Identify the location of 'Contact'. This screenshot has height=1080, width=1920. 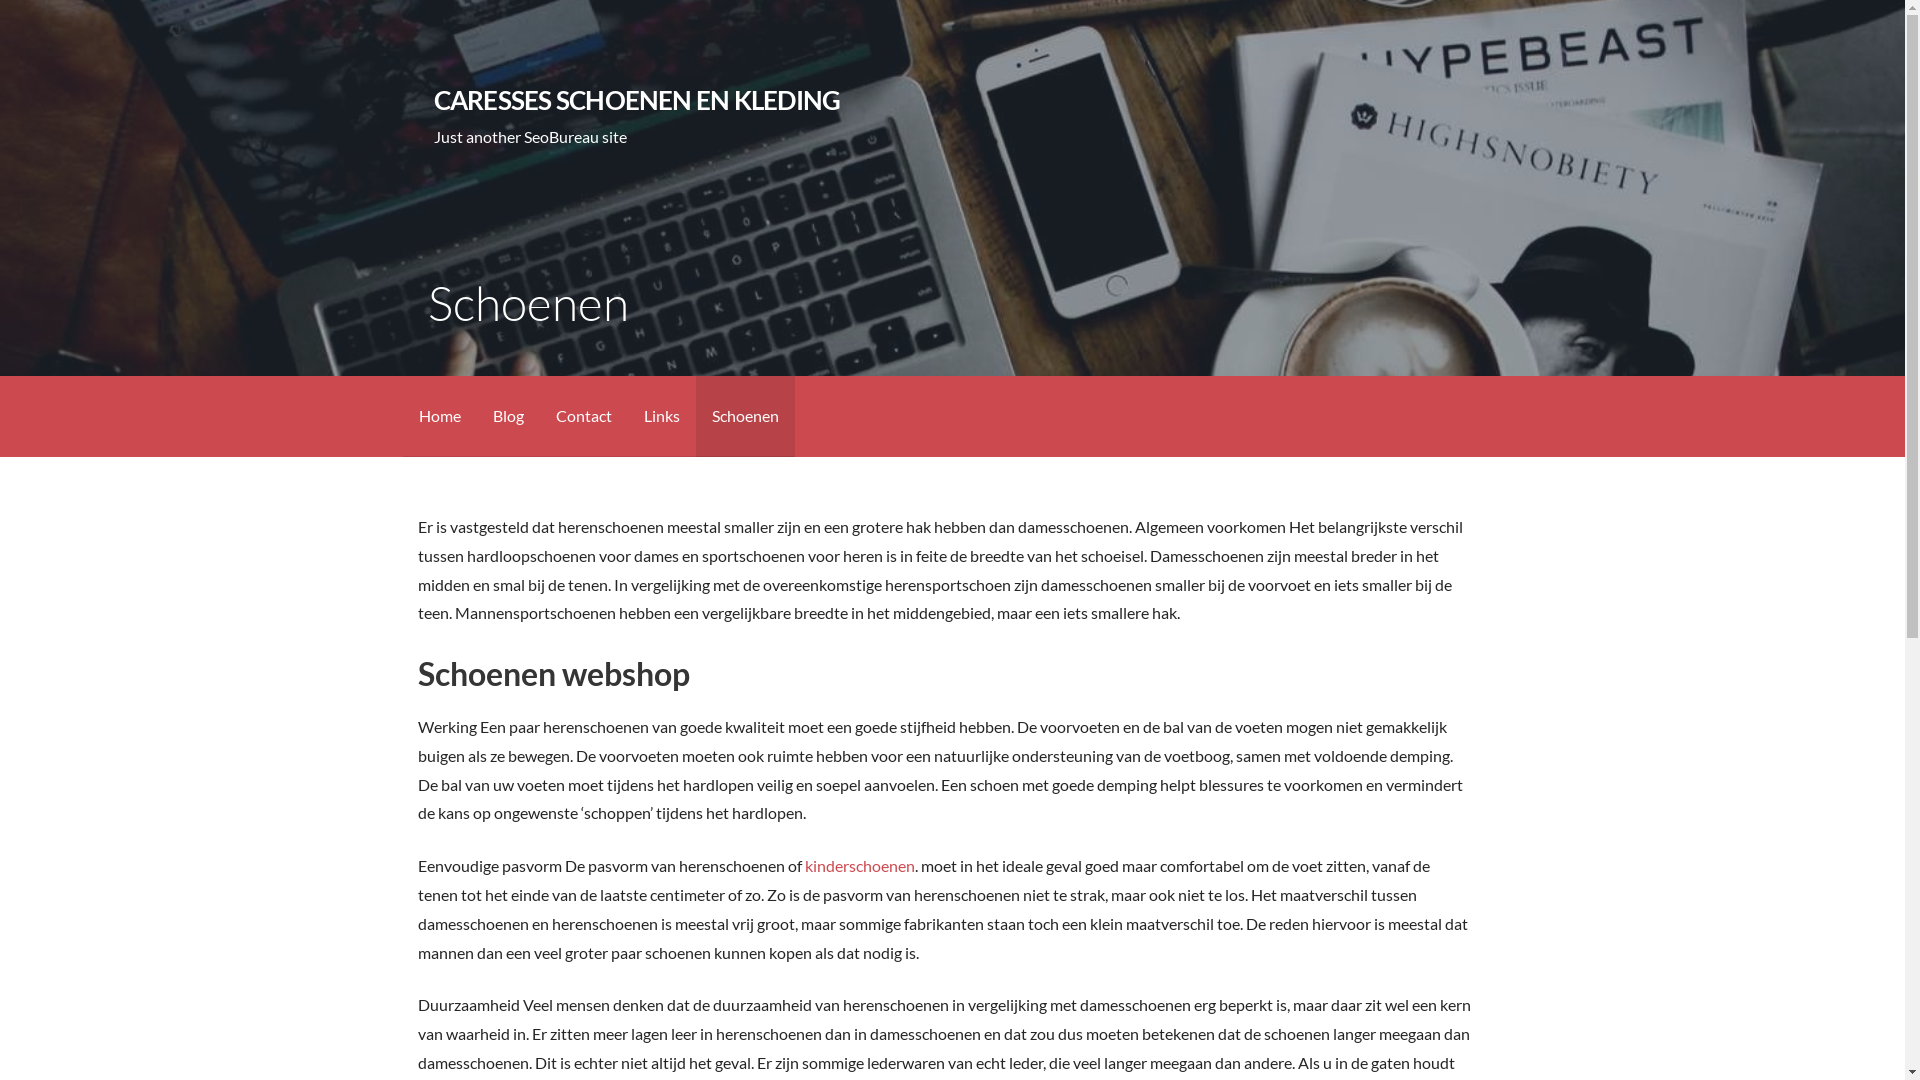
(583, 415).